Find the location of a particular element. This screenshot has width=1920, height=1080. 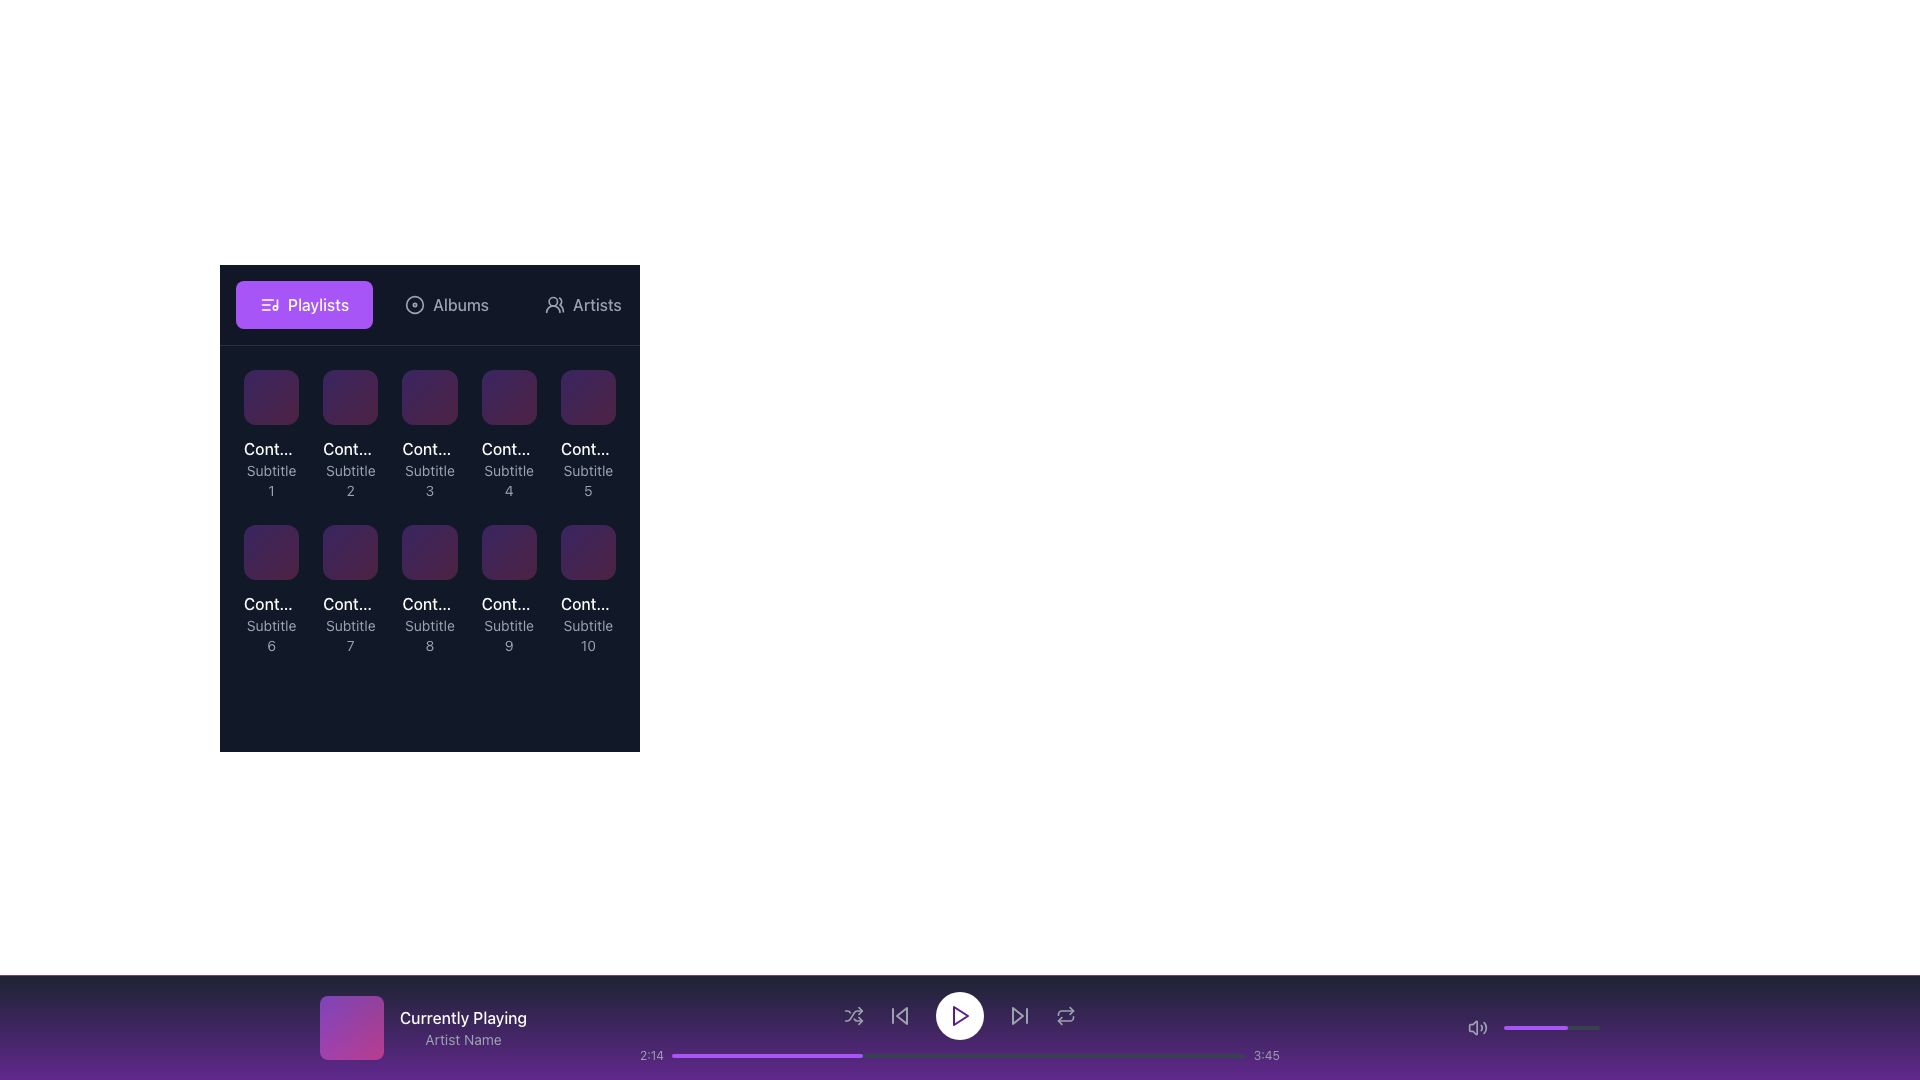

the Text display block which contains 'Content Title 1' and 'Subtitle 1', positioned in the top-left section of the grid-like list is located at coordinates (270, 469).